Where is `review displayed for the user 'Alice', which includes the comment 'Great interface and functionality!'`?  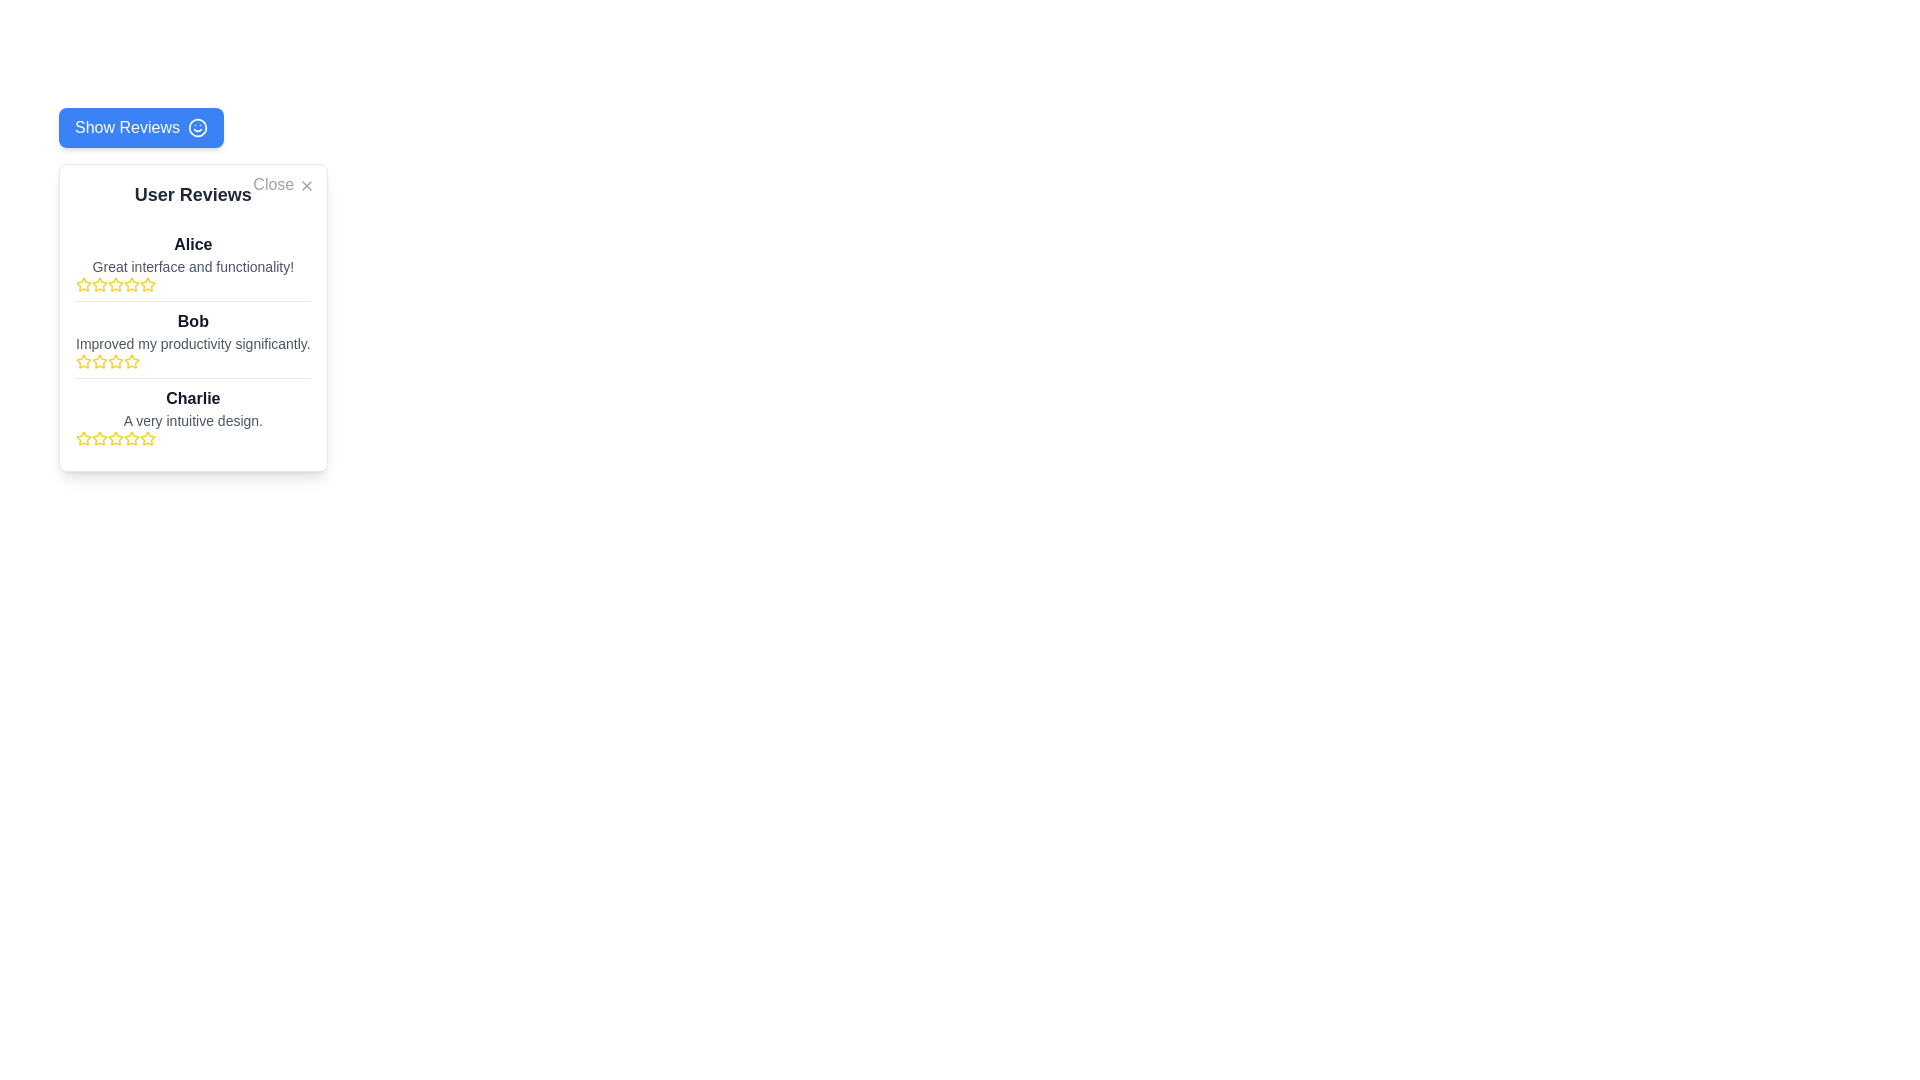
review displayed for the user 'Alice', which includes the comment 'Great interface and functionality!' is located at coordinates (193, 261).